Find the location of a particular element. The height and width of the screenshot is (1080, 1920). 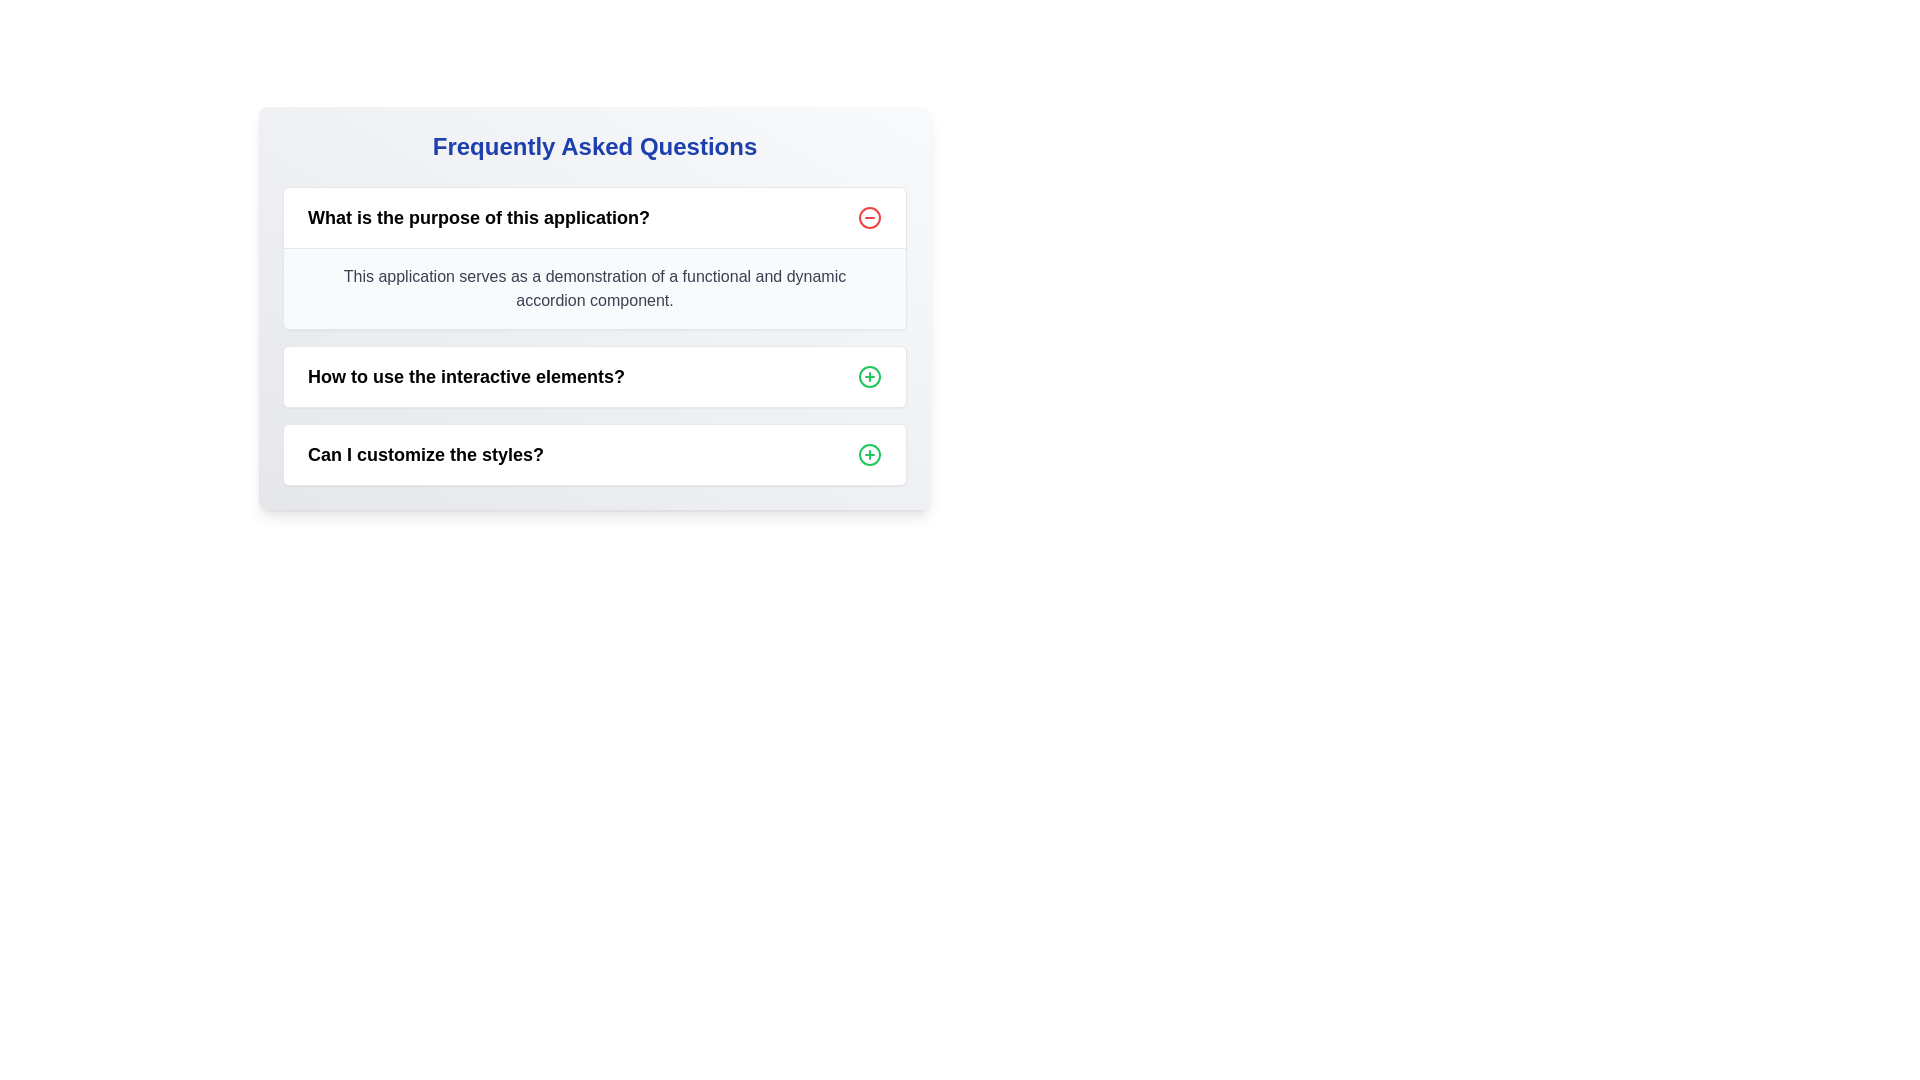

the question in the Collapsible Section located beneath the 'Frequently Asked Questions' title is located at coordinates (594, 308).